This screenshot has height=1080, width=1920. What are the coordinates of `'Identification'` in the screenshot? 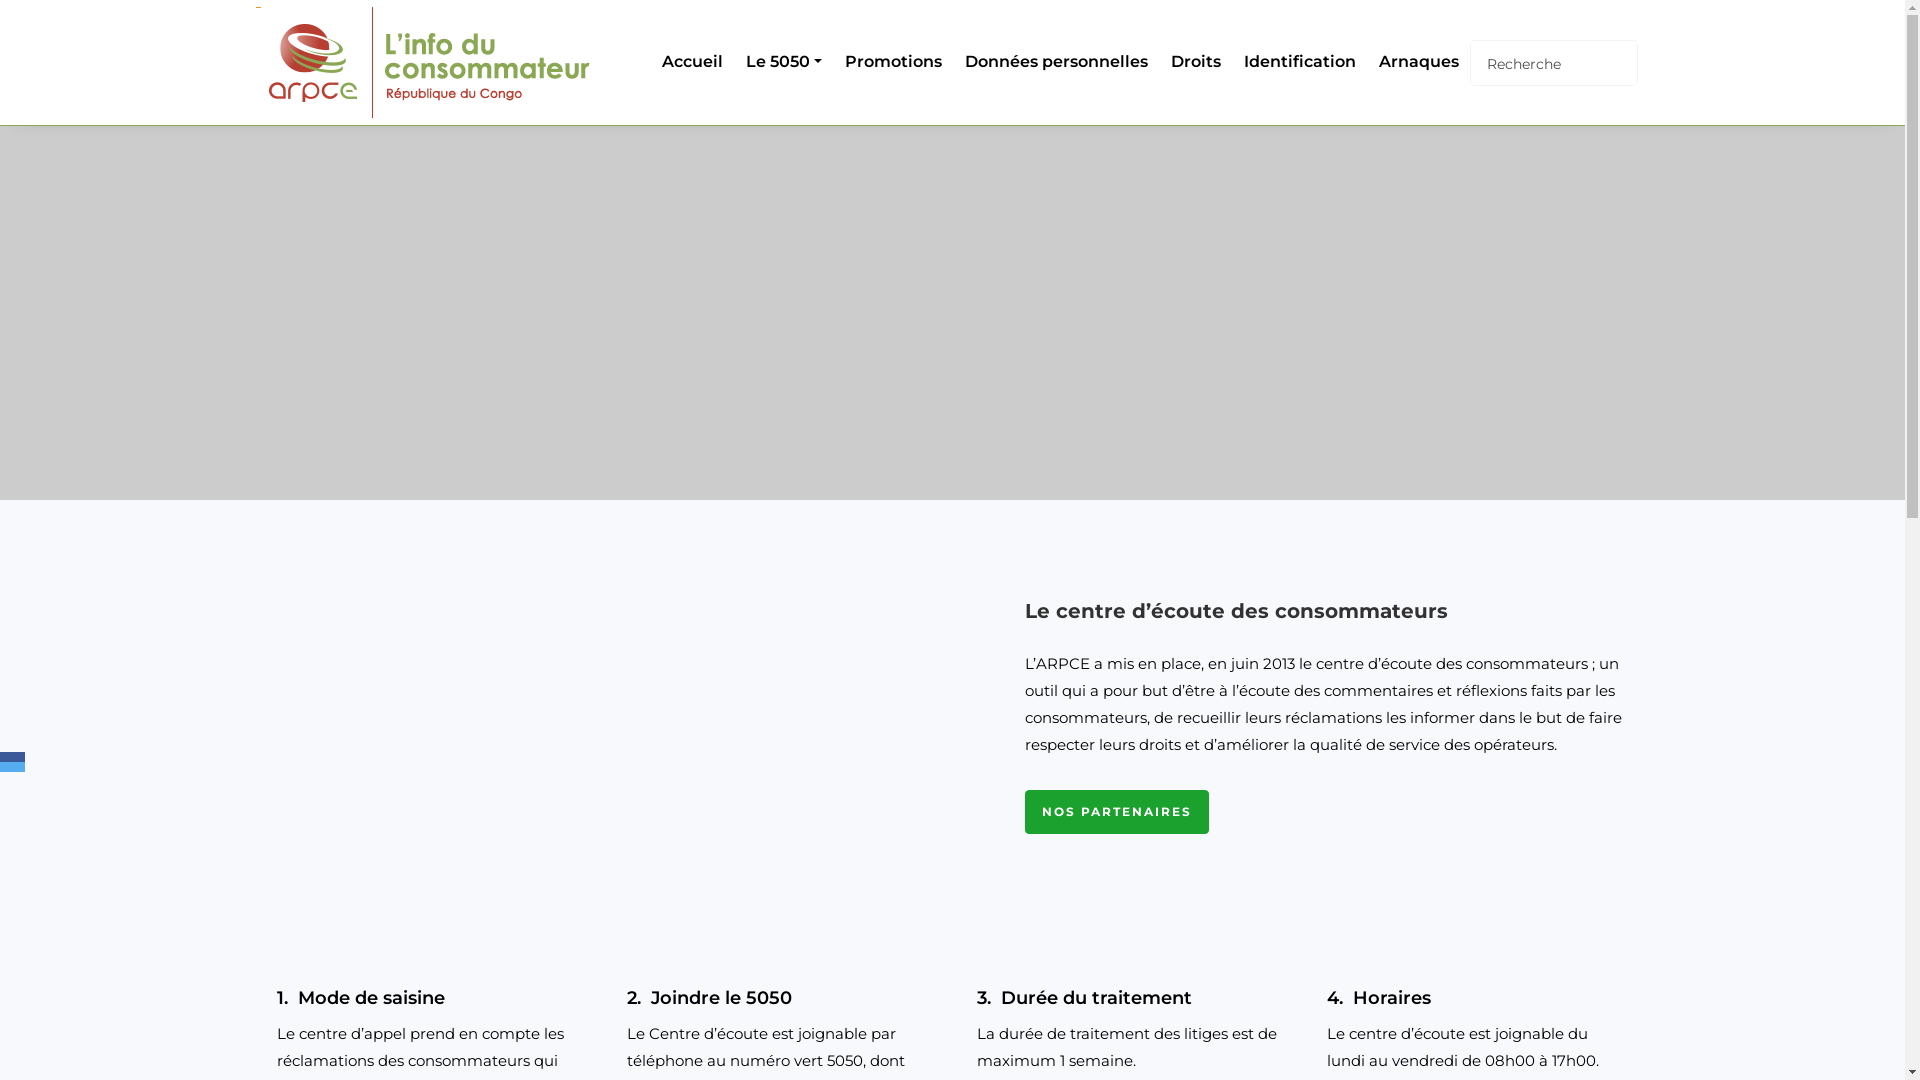 It's located at (1296, 61).